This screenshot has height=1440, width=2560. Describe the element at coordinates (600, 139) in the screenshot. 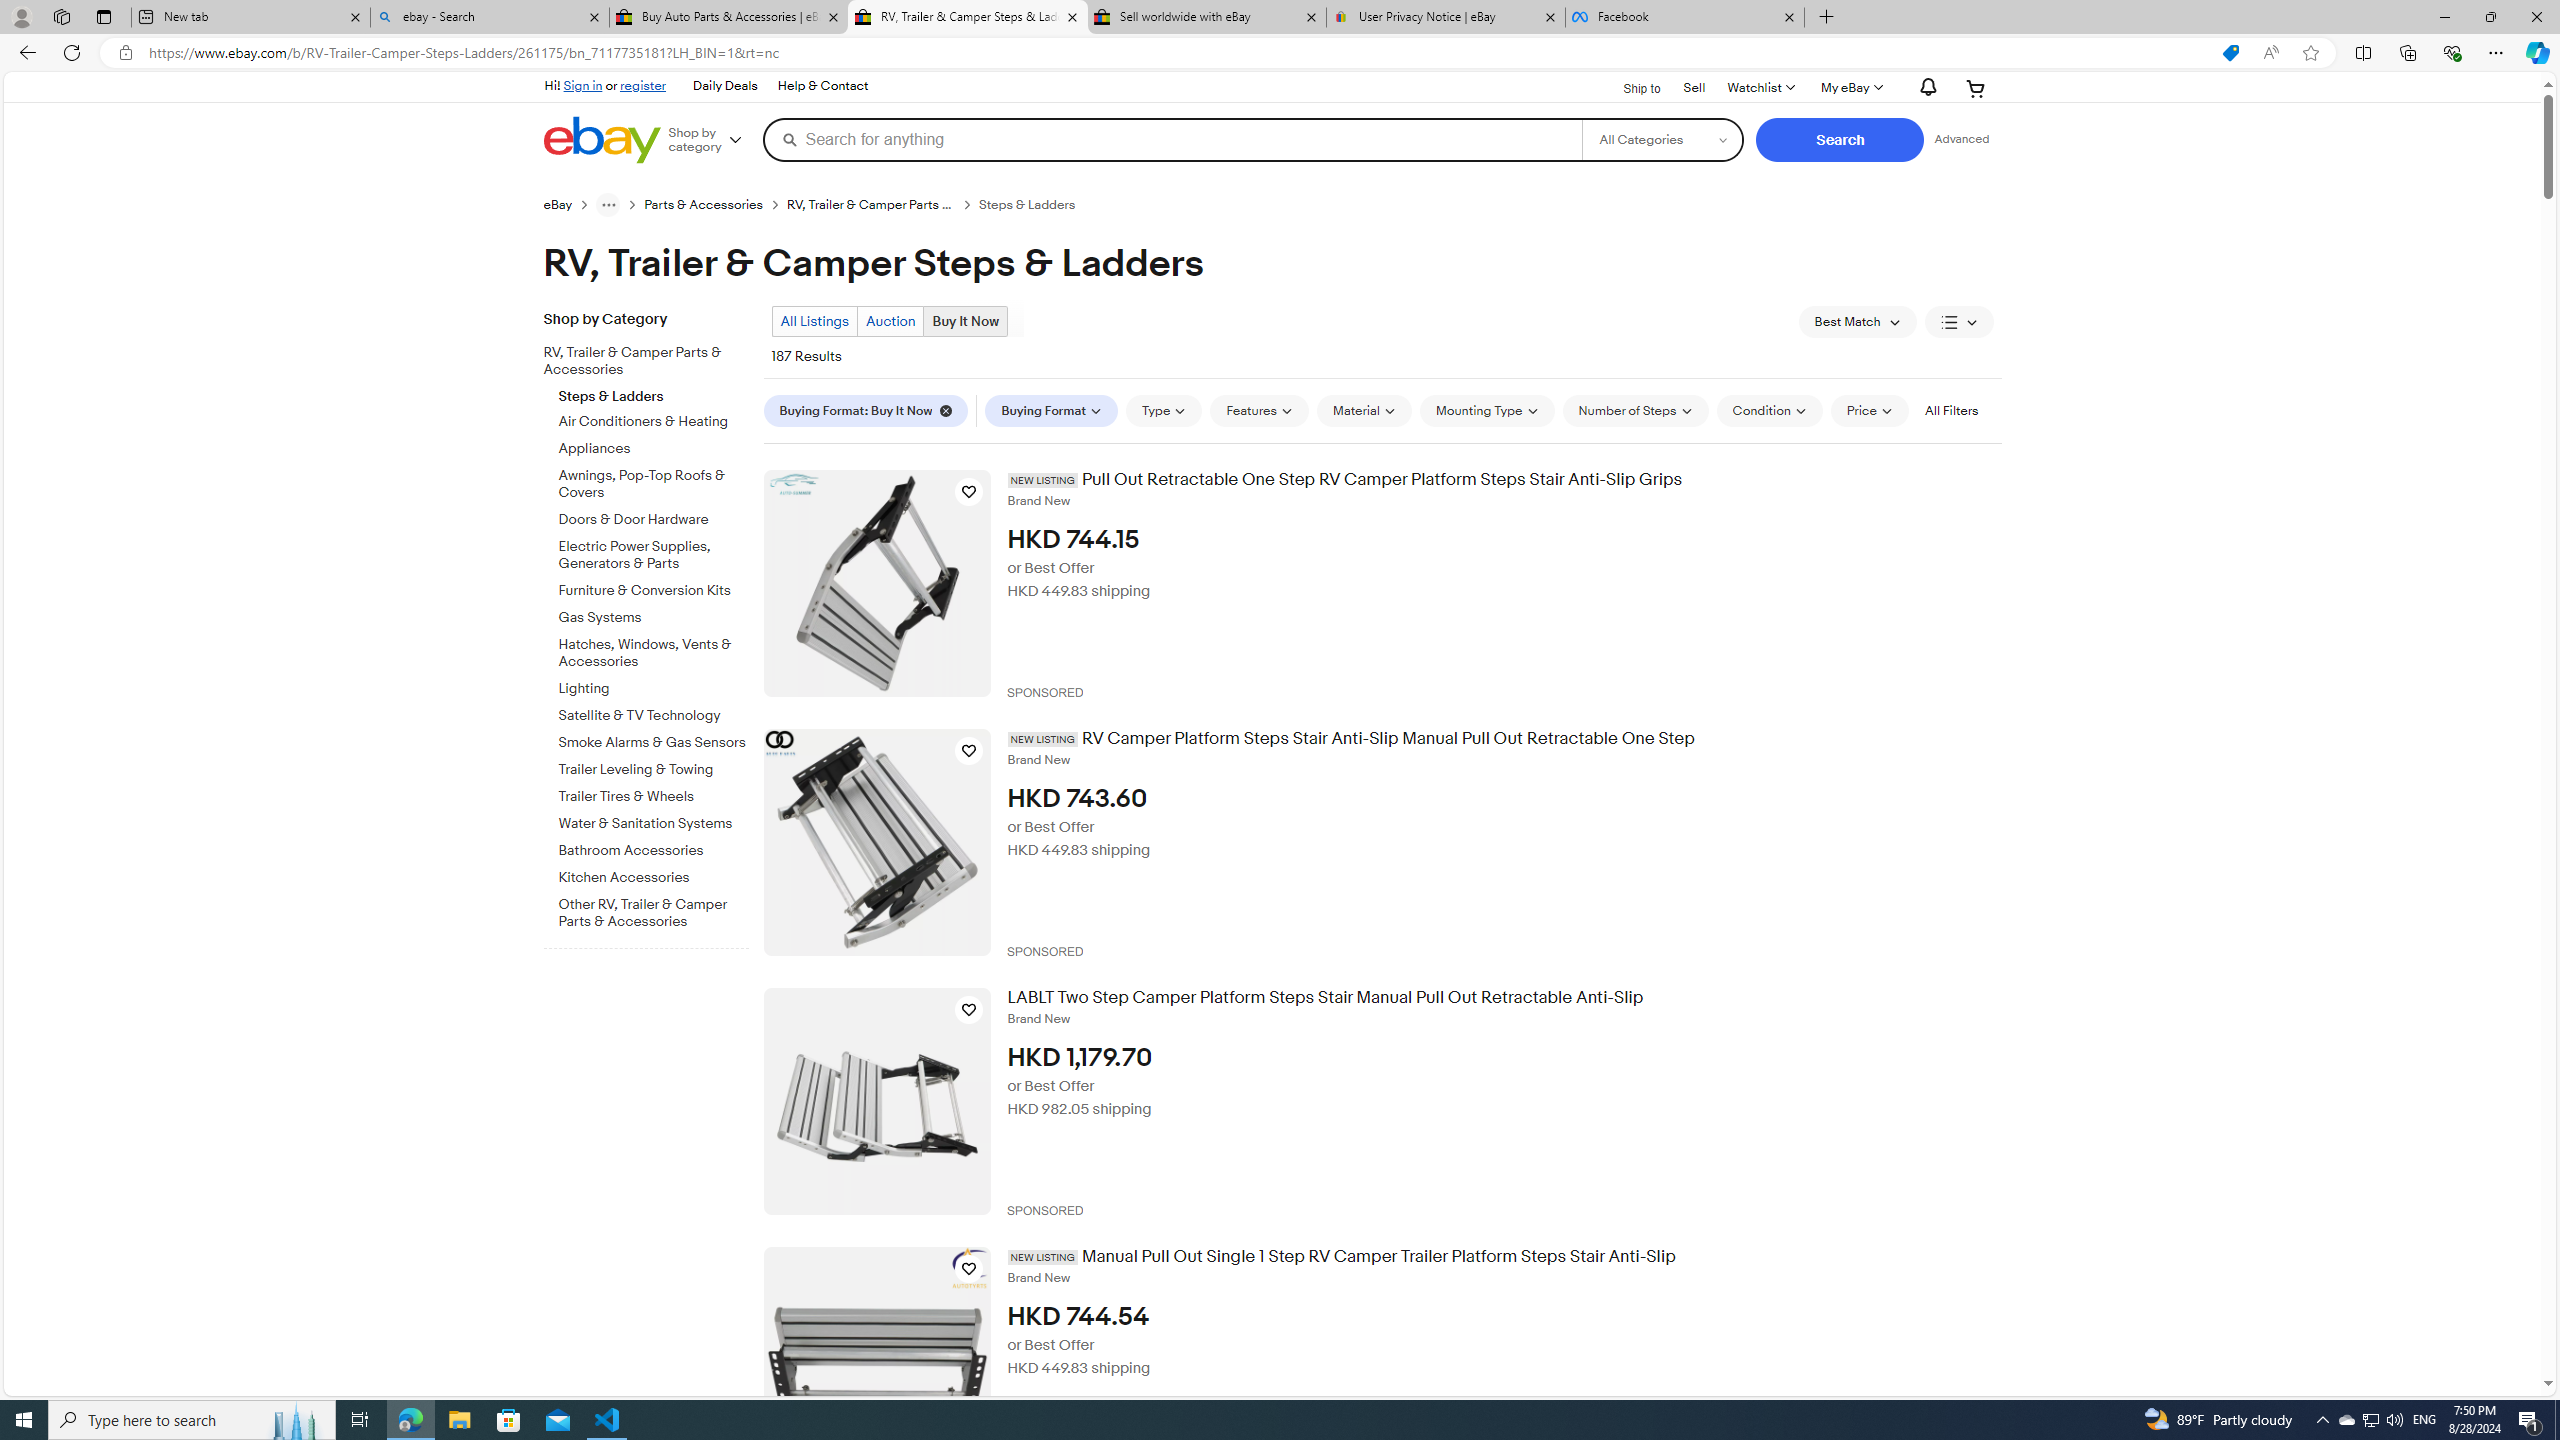

I see `'eBay Home'` at that location.